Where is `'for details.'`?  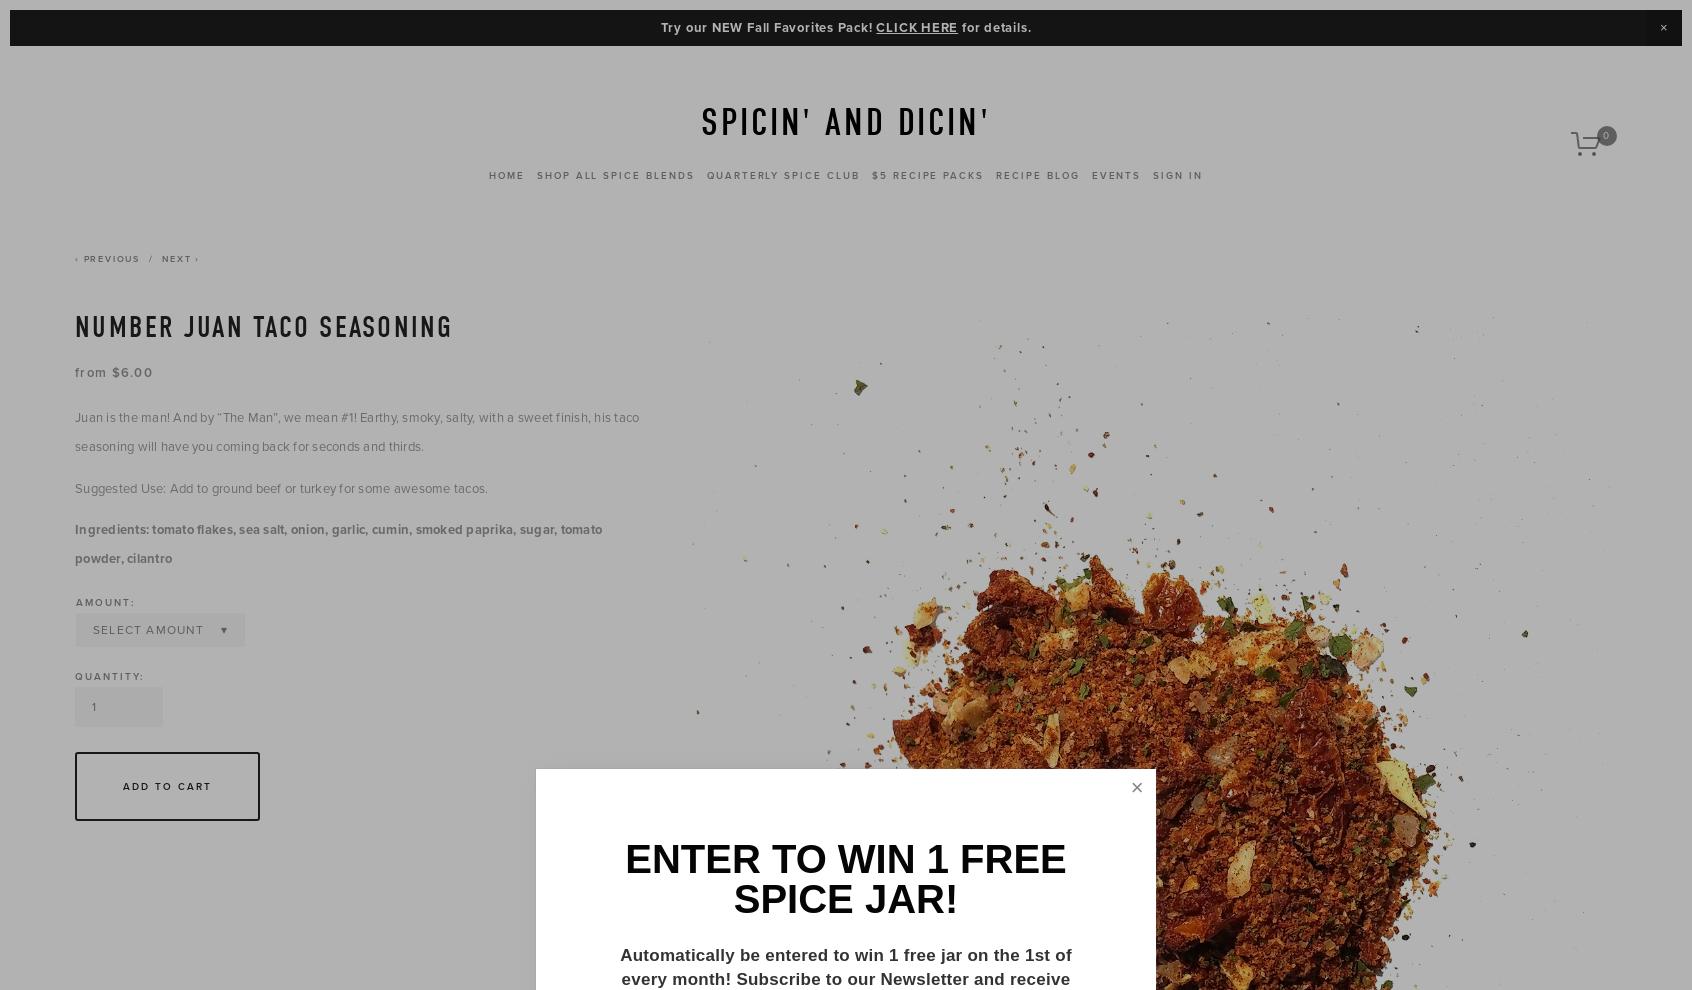
'for details.' is located at coordinates (993, 26).